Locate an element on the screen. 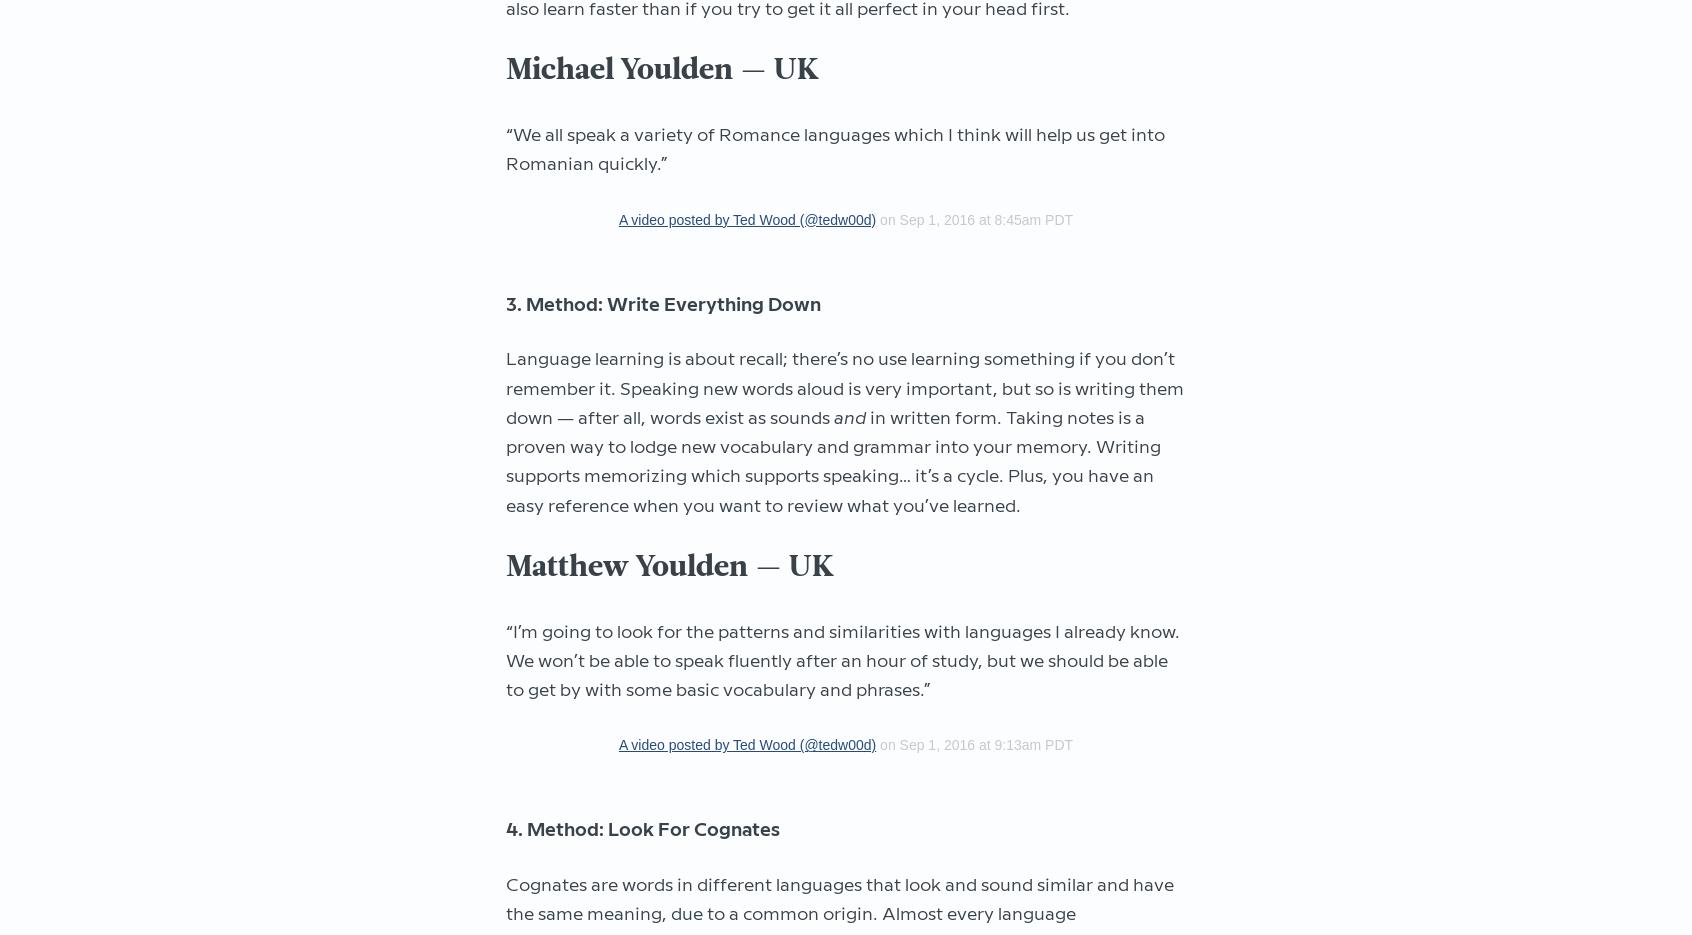 The height and width of the screenshot is (935, 1692). 'in written form. Taking notes is a proven way to lodge new vocabulary and grammar into your memory. Writing supports memorizing which supports speaking… it’s a cycle. Plus, you have an easy reference when you want to review what you’ve learned.' is located at coordinates (506, 460).